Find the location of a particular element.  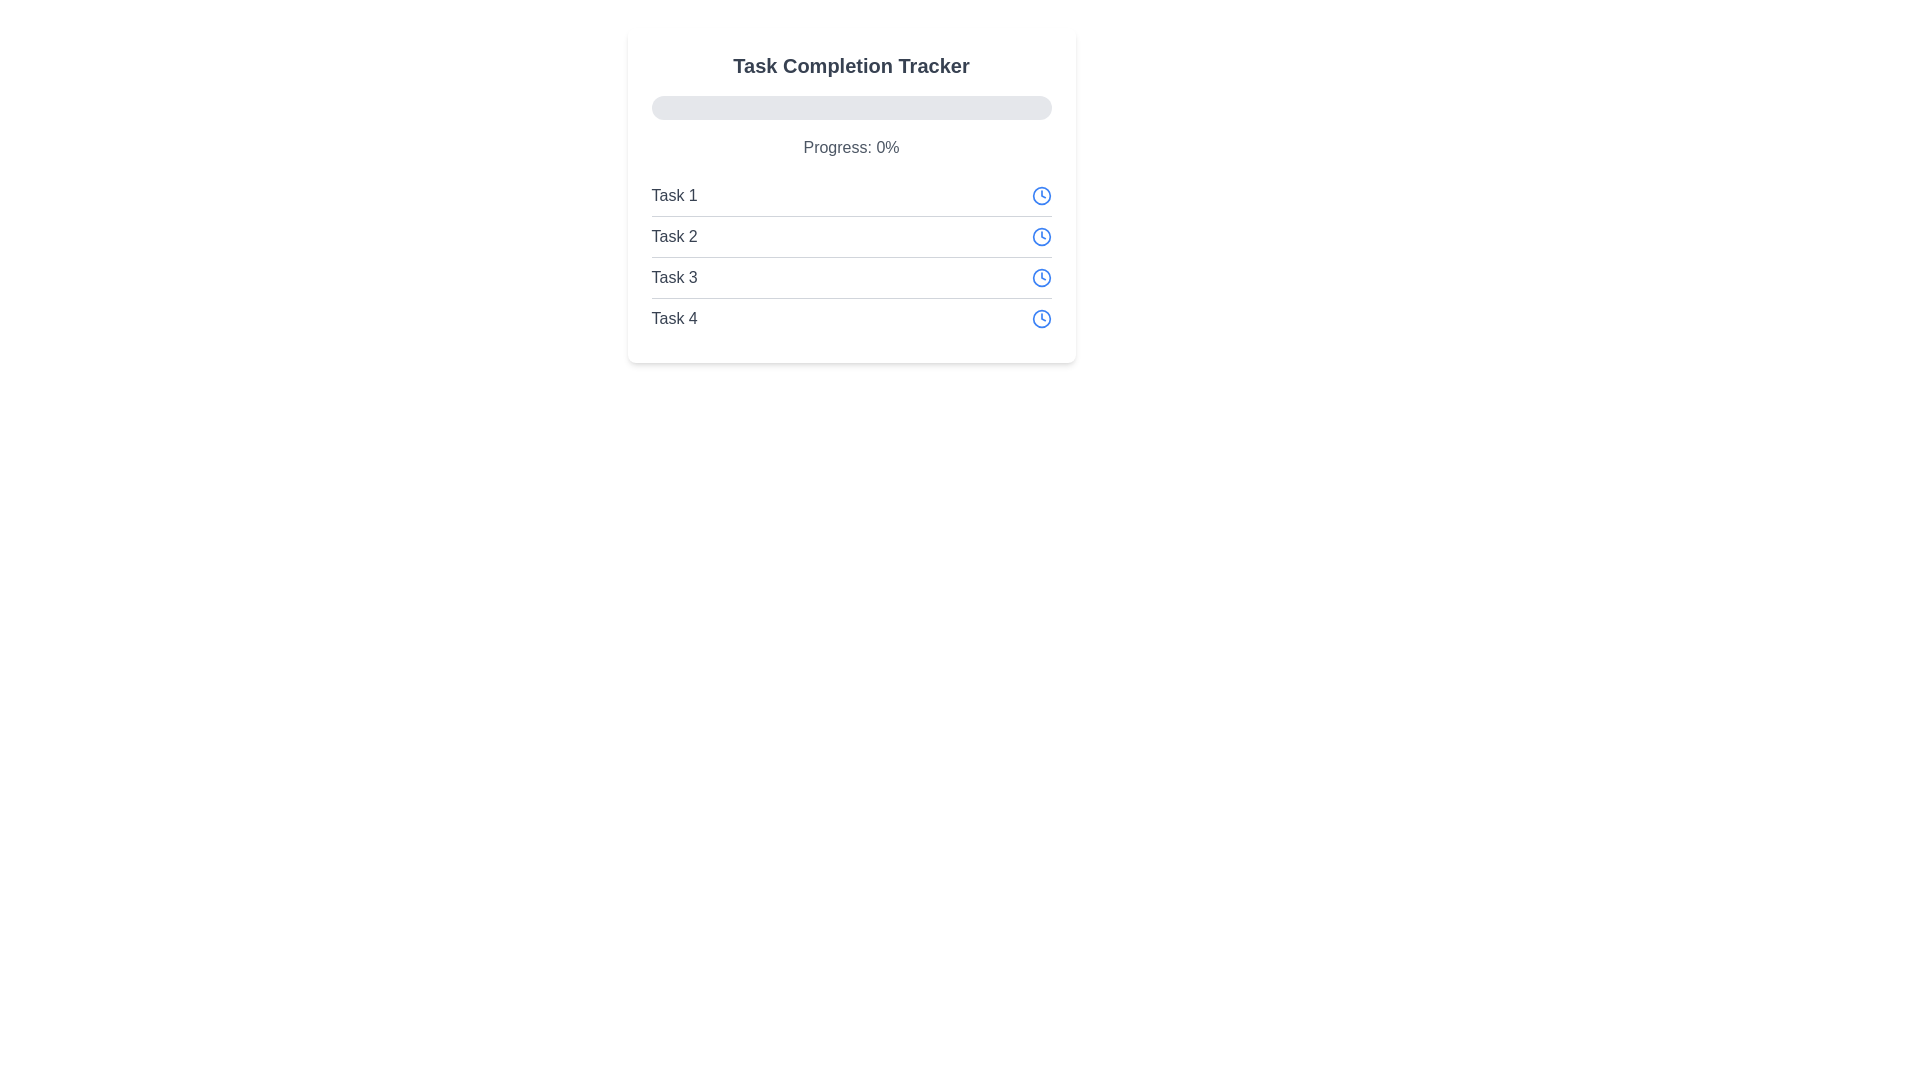

the text label reading 'Task 3' which is part of the 'Task Completion Tracker' list is located at coordinates (674, 277).